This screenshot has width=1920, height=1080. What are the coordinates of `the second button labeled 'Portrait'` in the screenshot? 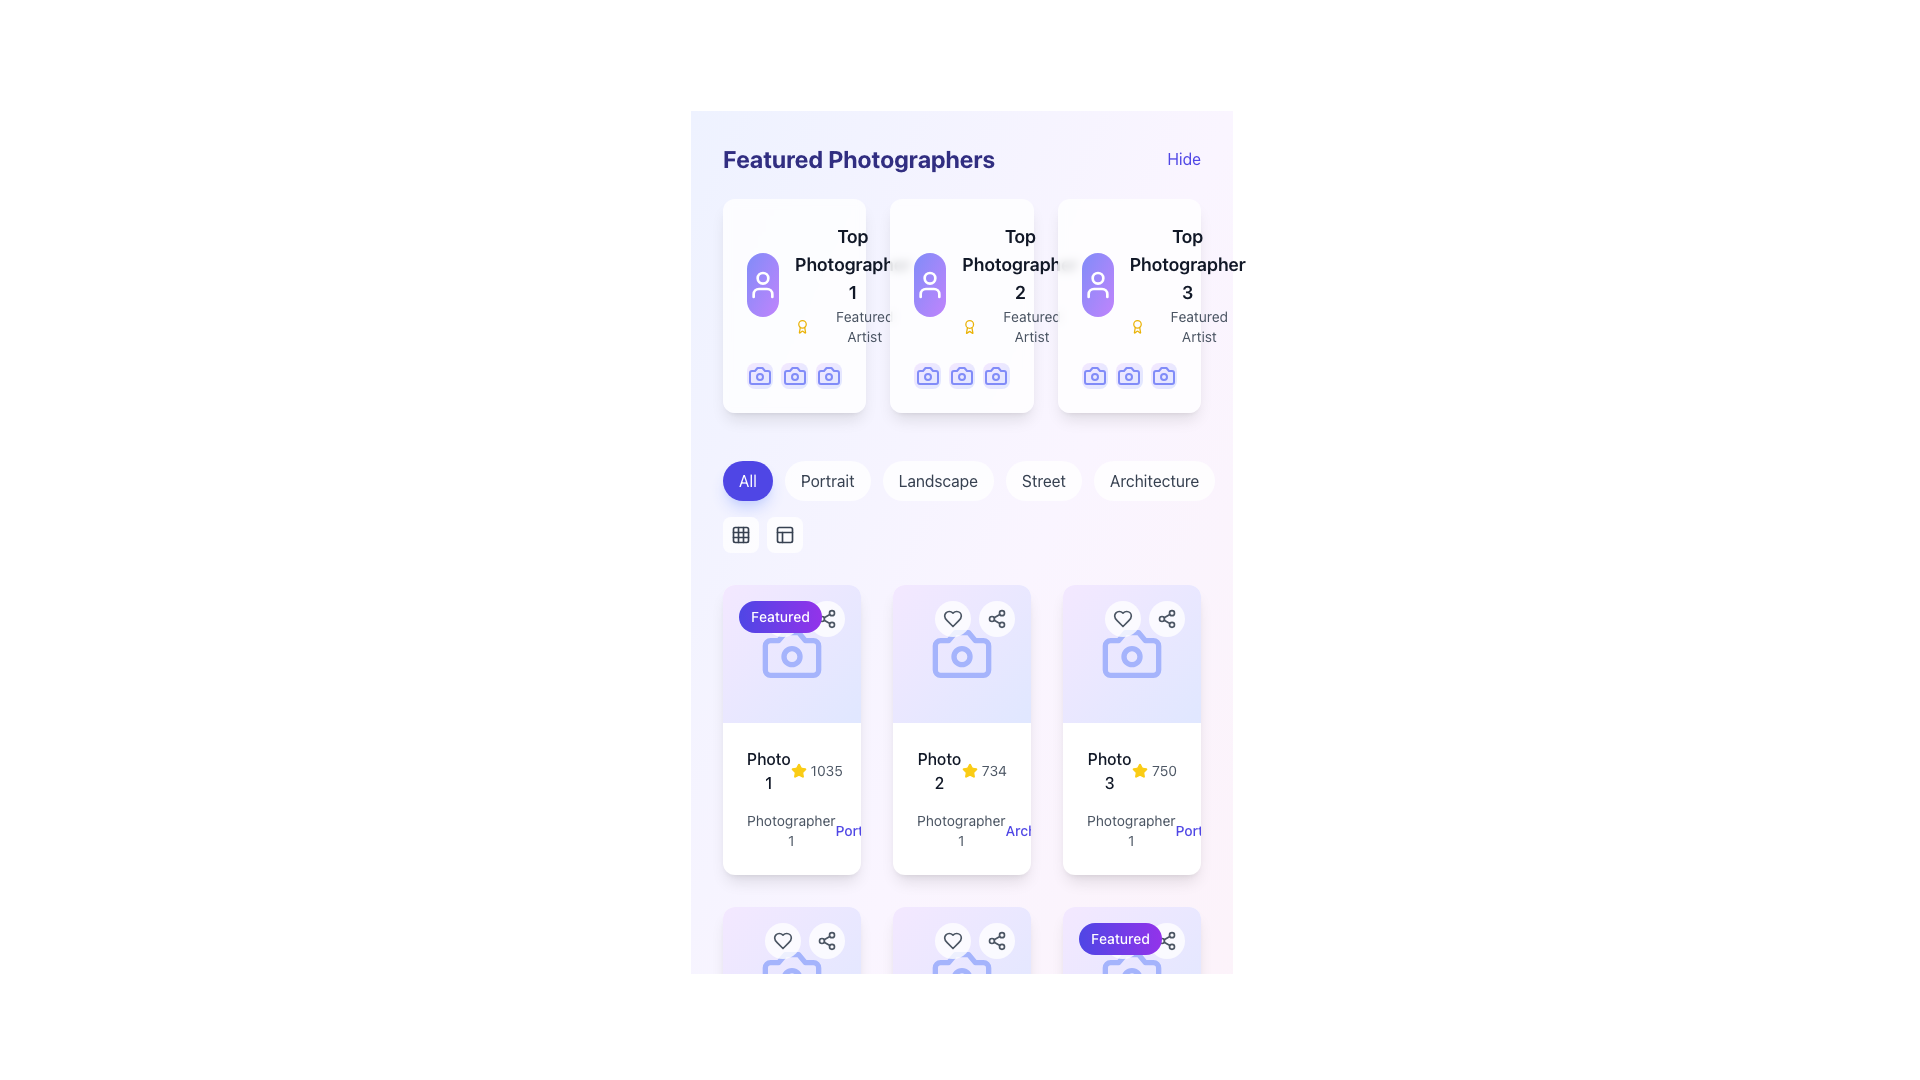 It's located at (827, 481).